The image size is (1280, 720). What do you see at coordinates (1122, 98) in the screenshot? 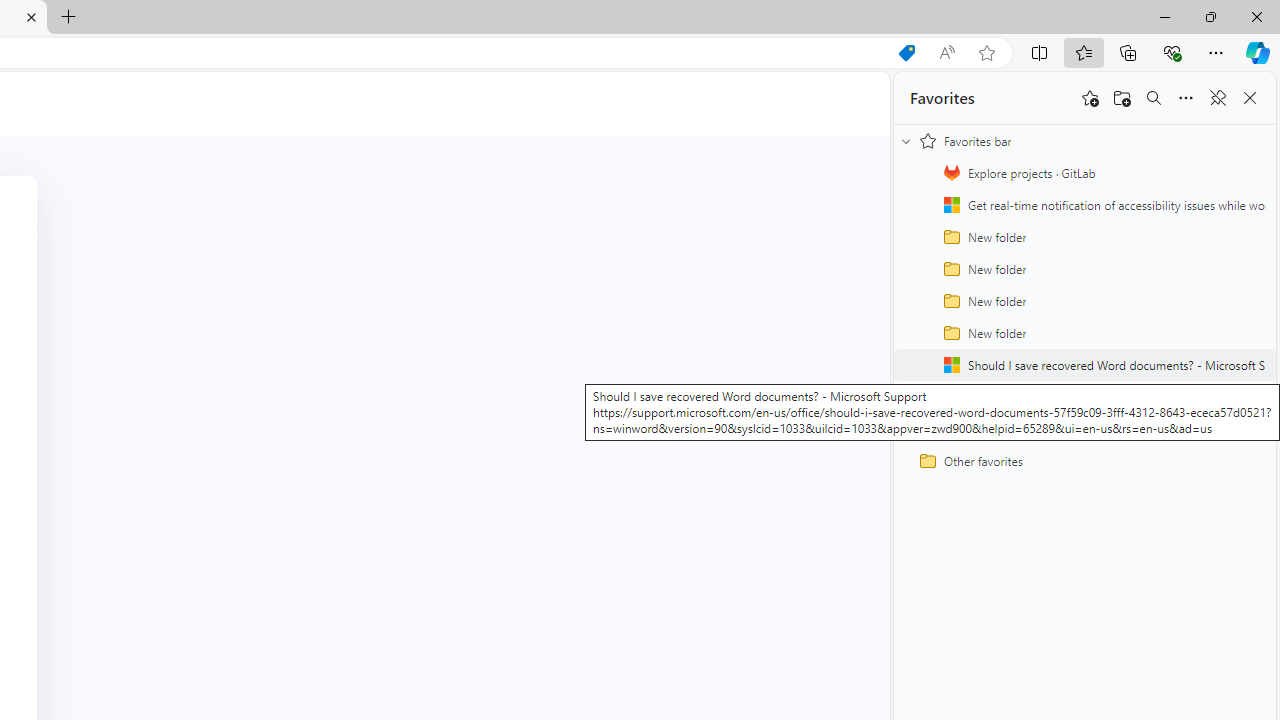
I see `'Add folder'` at bounding box center [1122, 98].